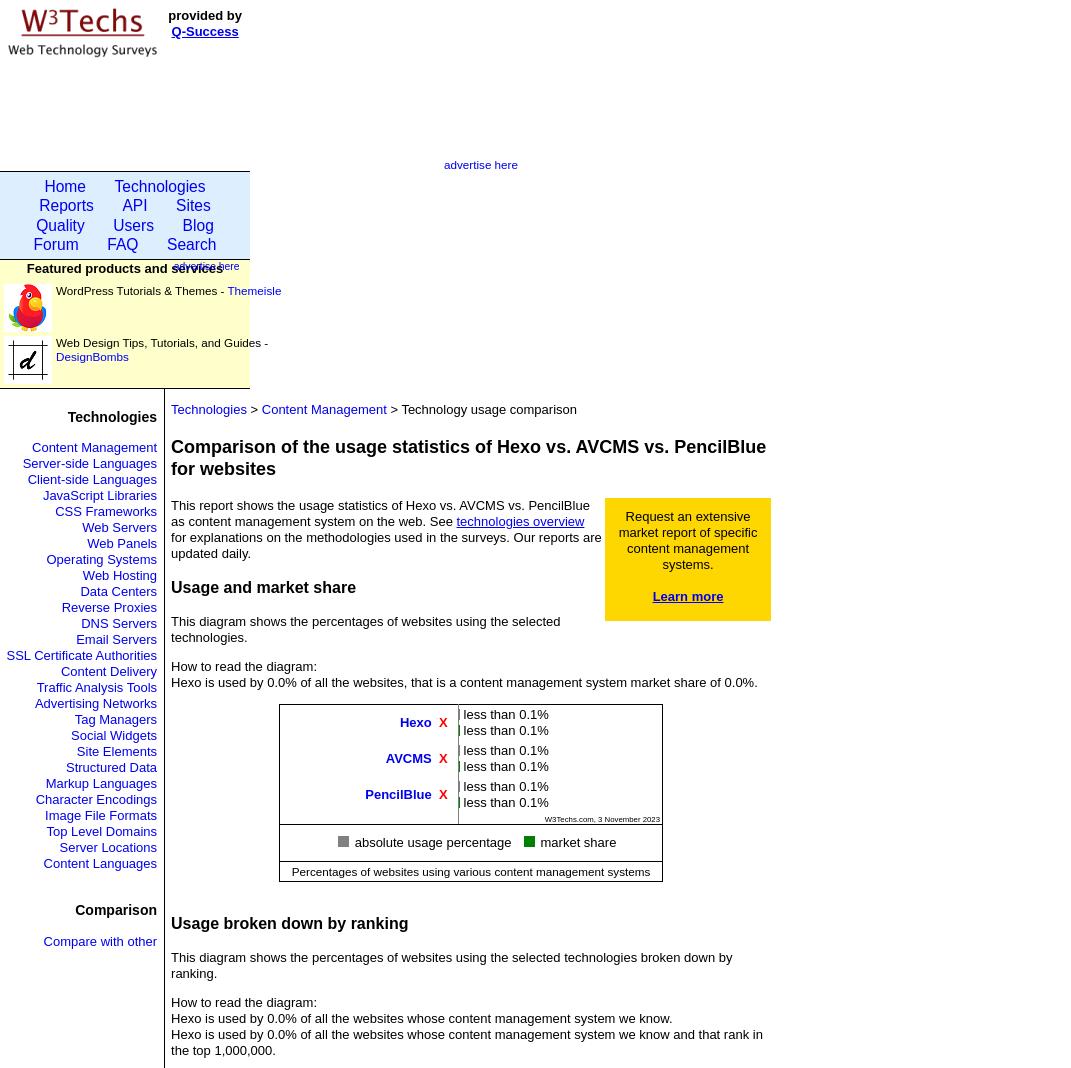 The image size is (1071, 1068). I want to click on 'Server Locations', so click(107, 846).